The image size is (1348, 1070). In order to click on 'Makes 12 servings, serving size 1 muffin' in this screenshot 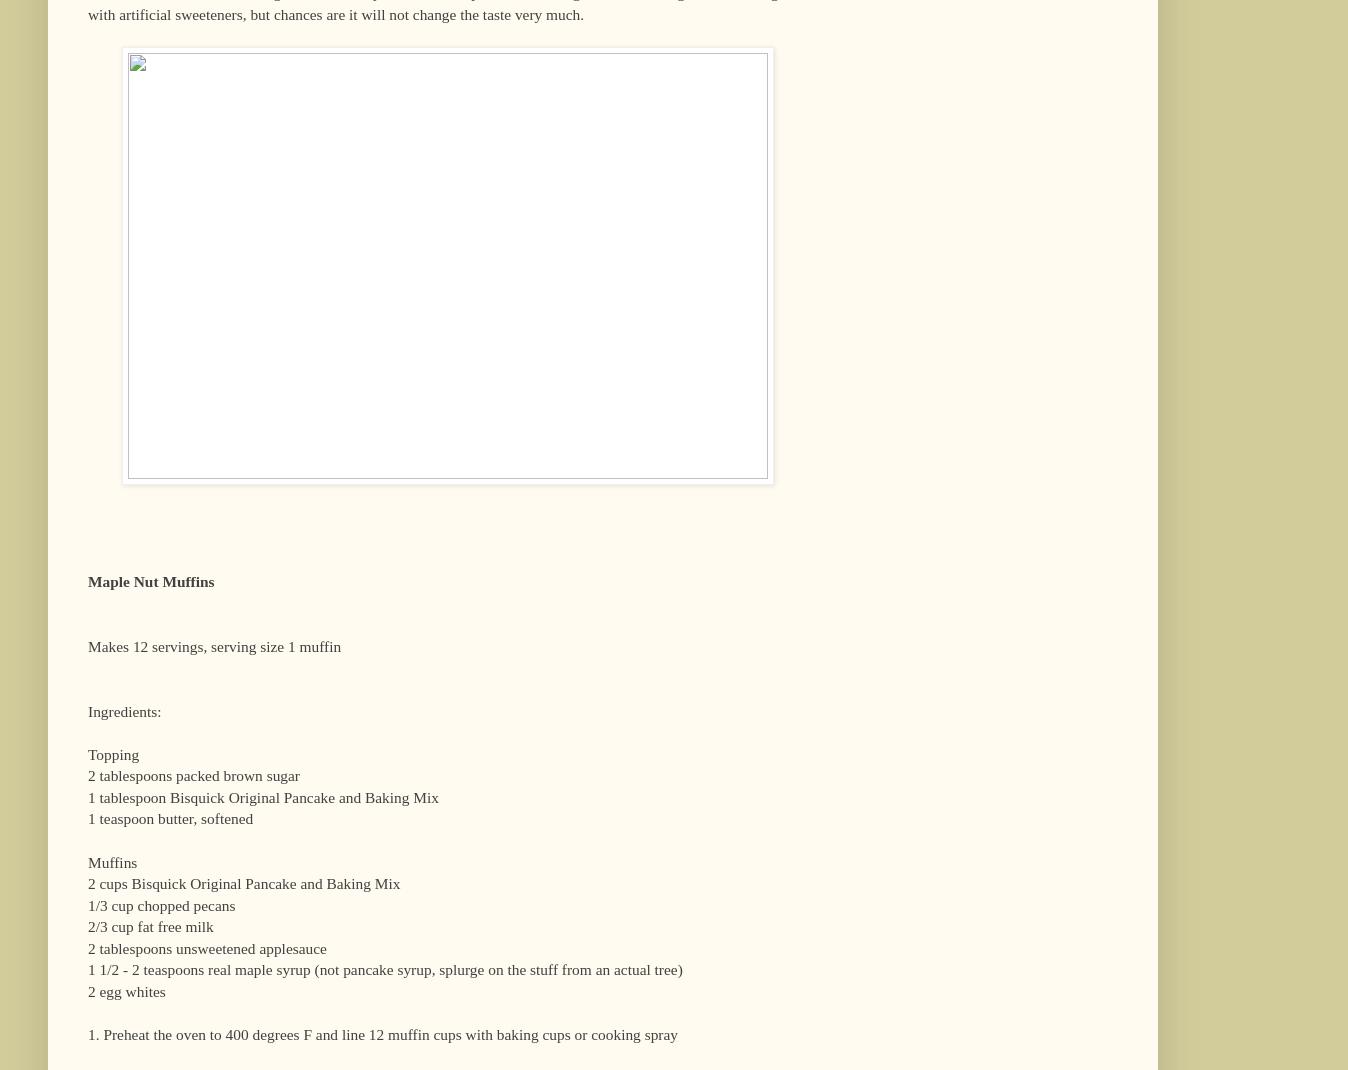, I will do `click(214, 645)`.